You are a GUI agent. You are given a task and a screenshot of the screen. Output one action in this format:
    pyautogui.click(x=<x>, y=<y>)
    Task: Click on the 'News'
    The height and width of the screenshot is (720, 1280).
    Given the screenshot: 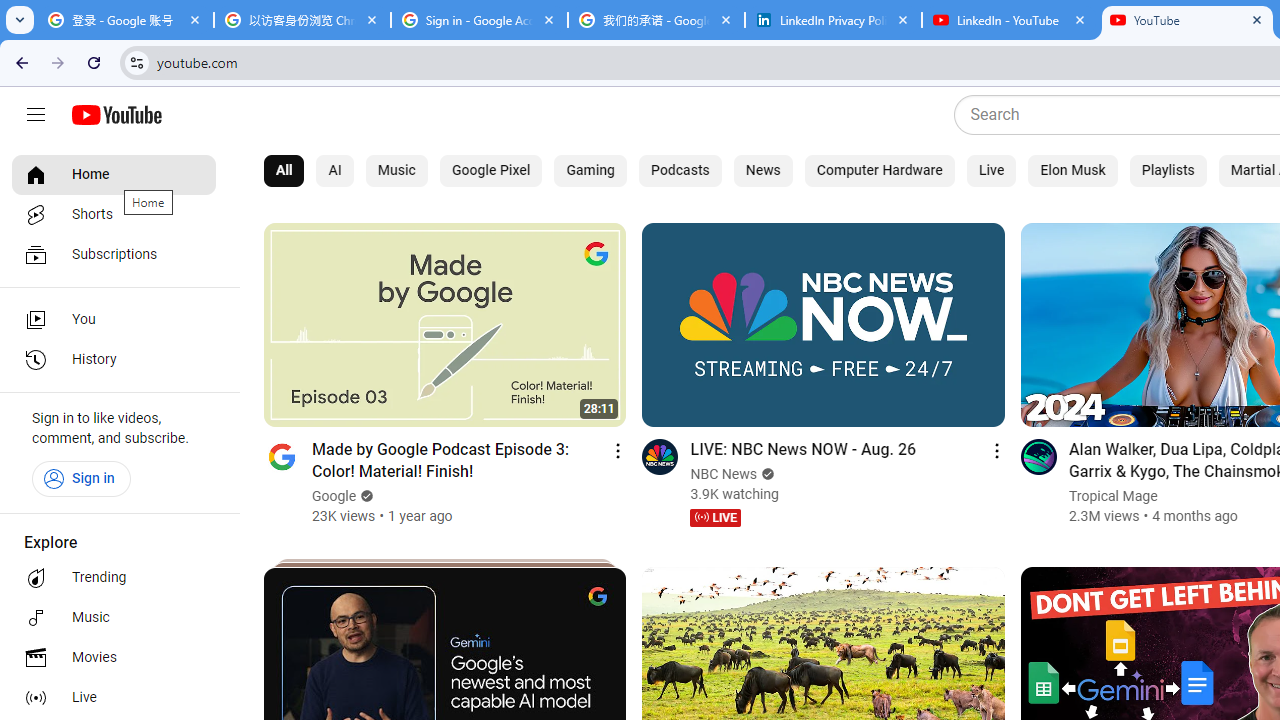 What is the action you would take?
    pyautogui.click(x=762, y=170)
    